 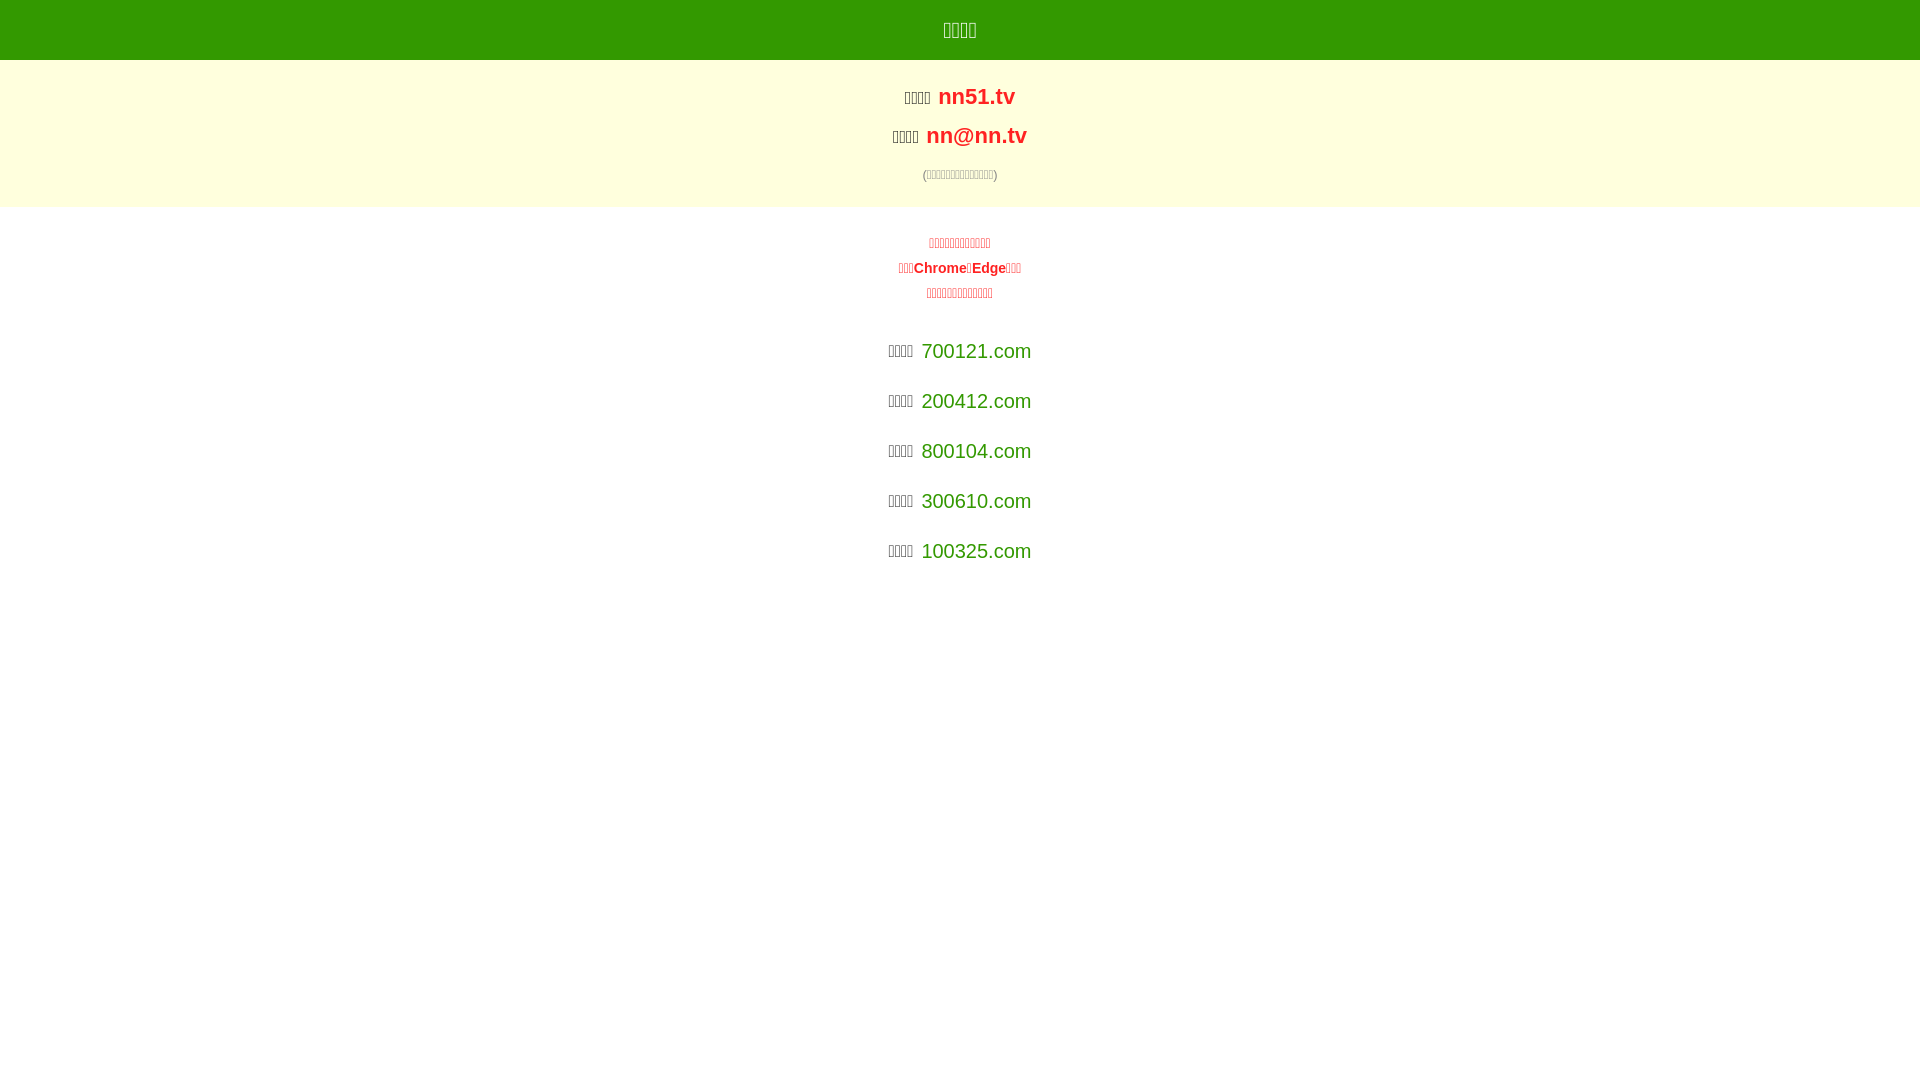 I want to click on '300610.com', so click(x=975, y=500).